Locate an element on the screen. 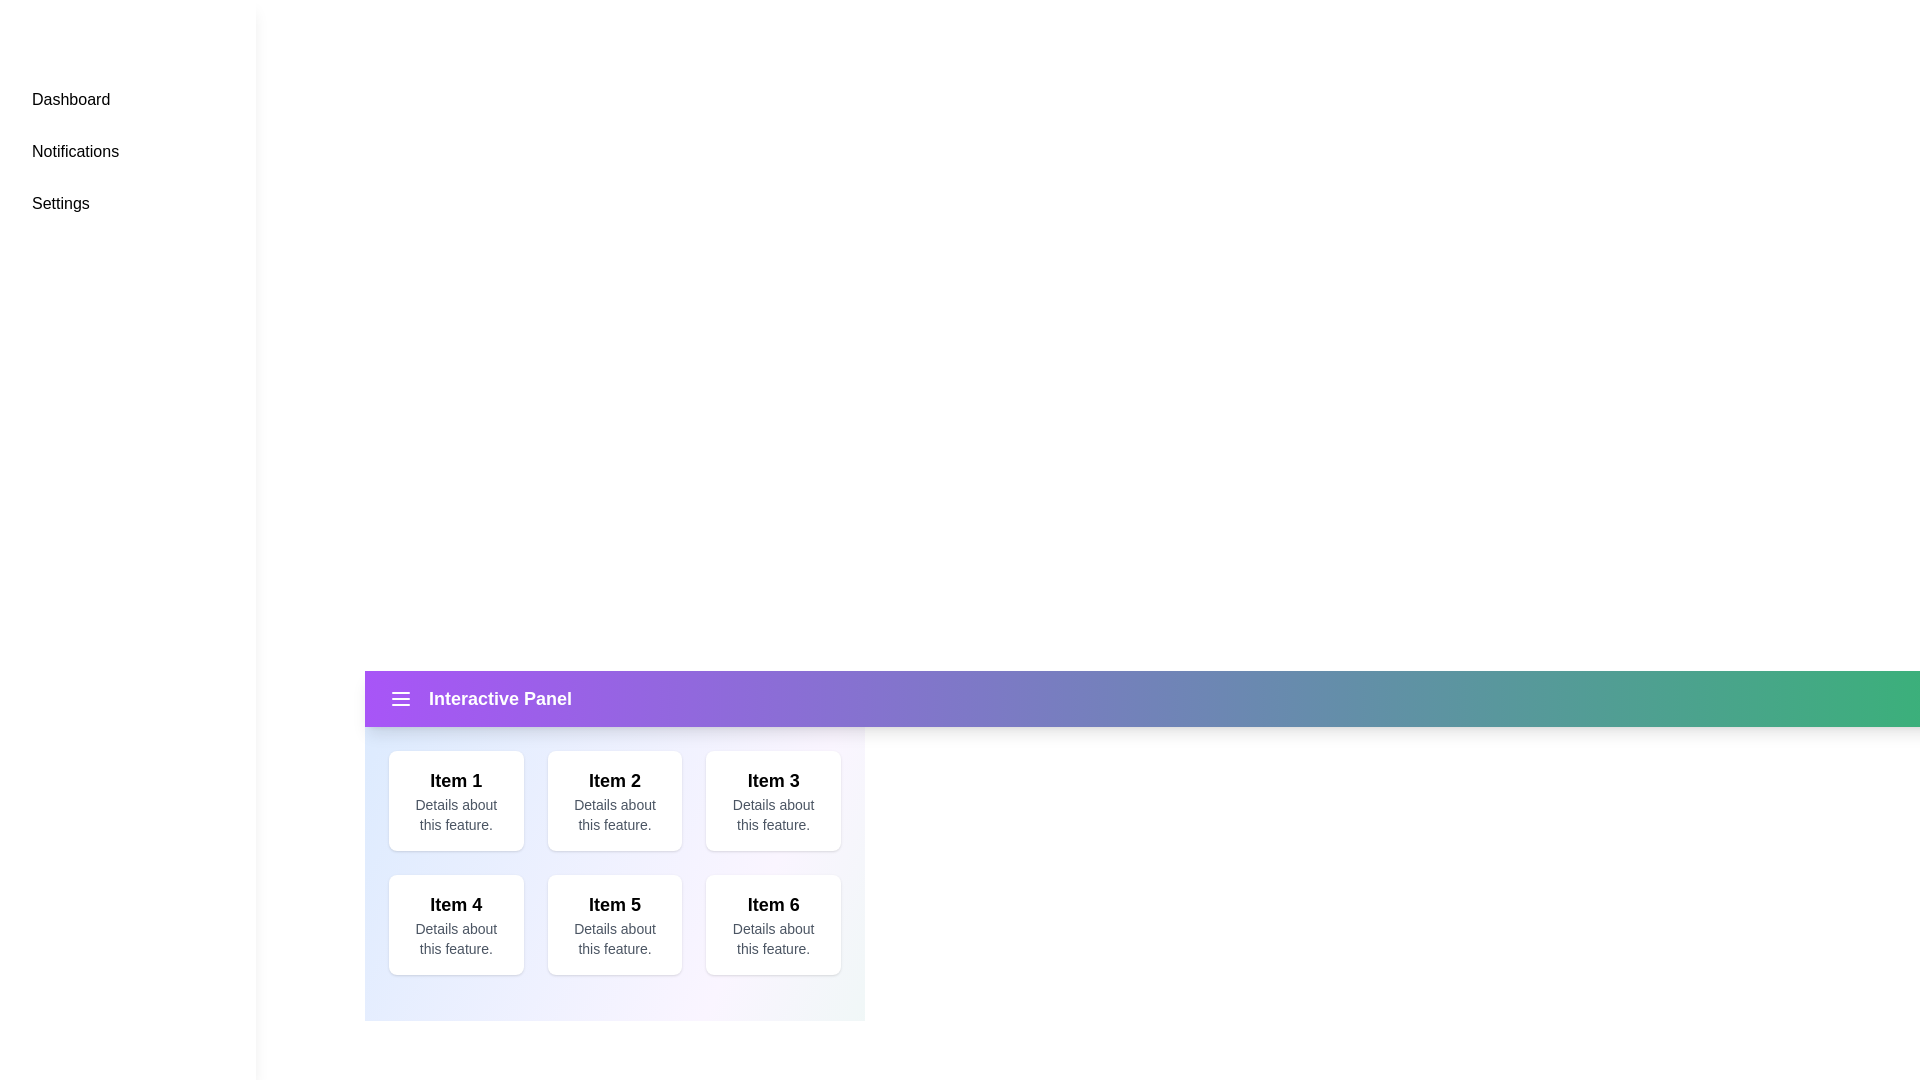  the text label that serves as a title for the card or feature, positioned in the second position of a grid-like structure, above the text 'Details about this feature' is located at coordinates (613, 779).